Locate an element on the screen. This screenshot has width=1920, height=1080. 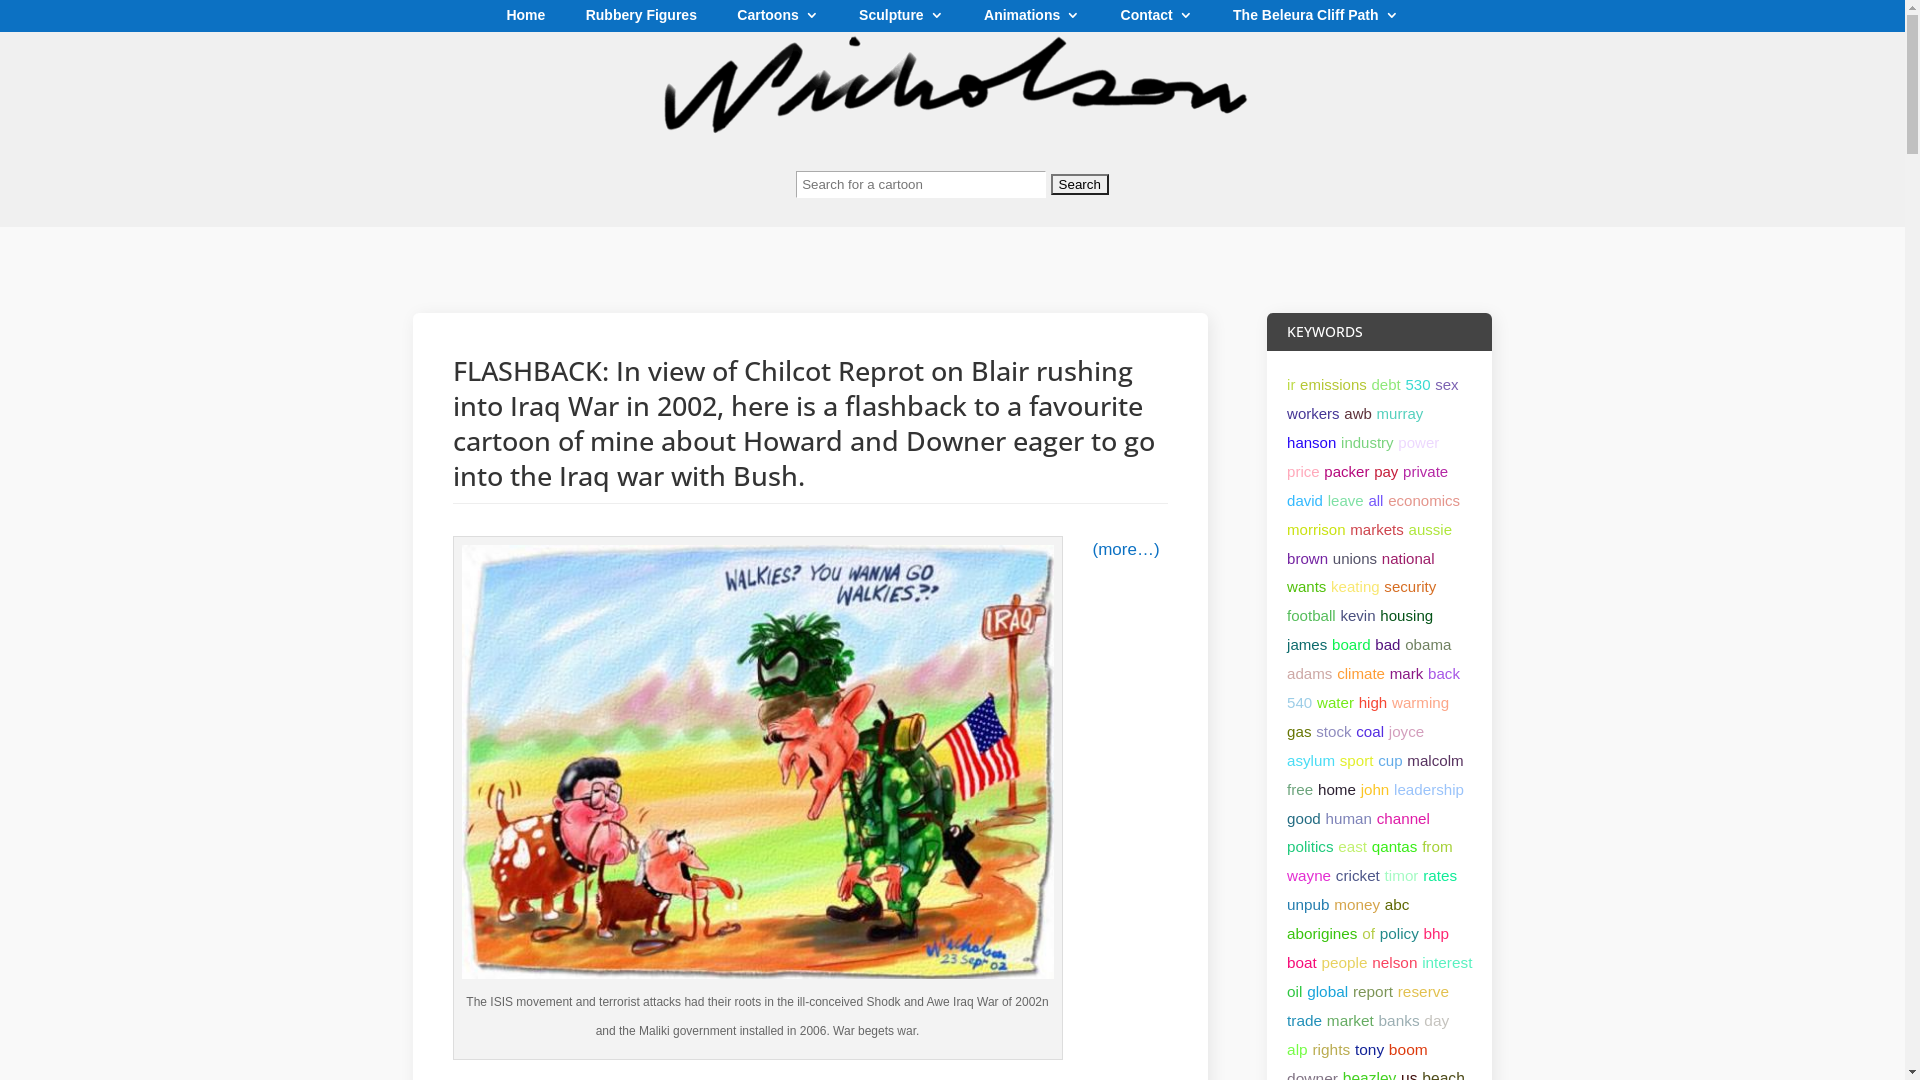
'Home' is located at coordinates (525, 20).